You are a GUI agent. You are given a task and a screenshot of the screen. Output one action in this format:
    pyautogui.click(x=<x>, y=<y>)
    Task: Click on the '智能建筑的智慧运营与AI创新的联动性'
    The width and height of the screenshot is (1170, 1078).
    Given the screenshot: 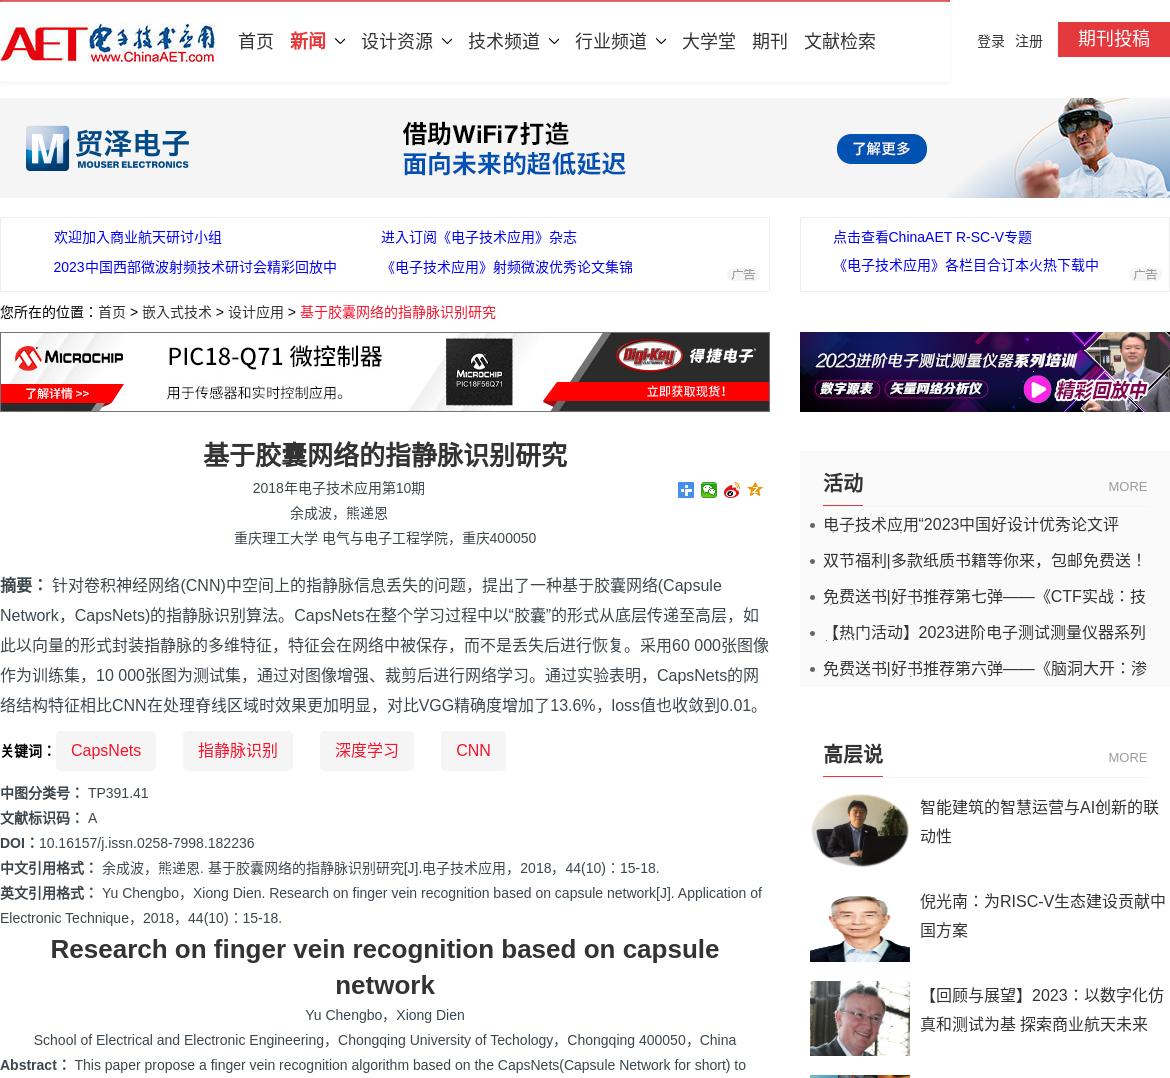 What is the action you would take?
    pyautogui.click(x=1039, y=821)
    